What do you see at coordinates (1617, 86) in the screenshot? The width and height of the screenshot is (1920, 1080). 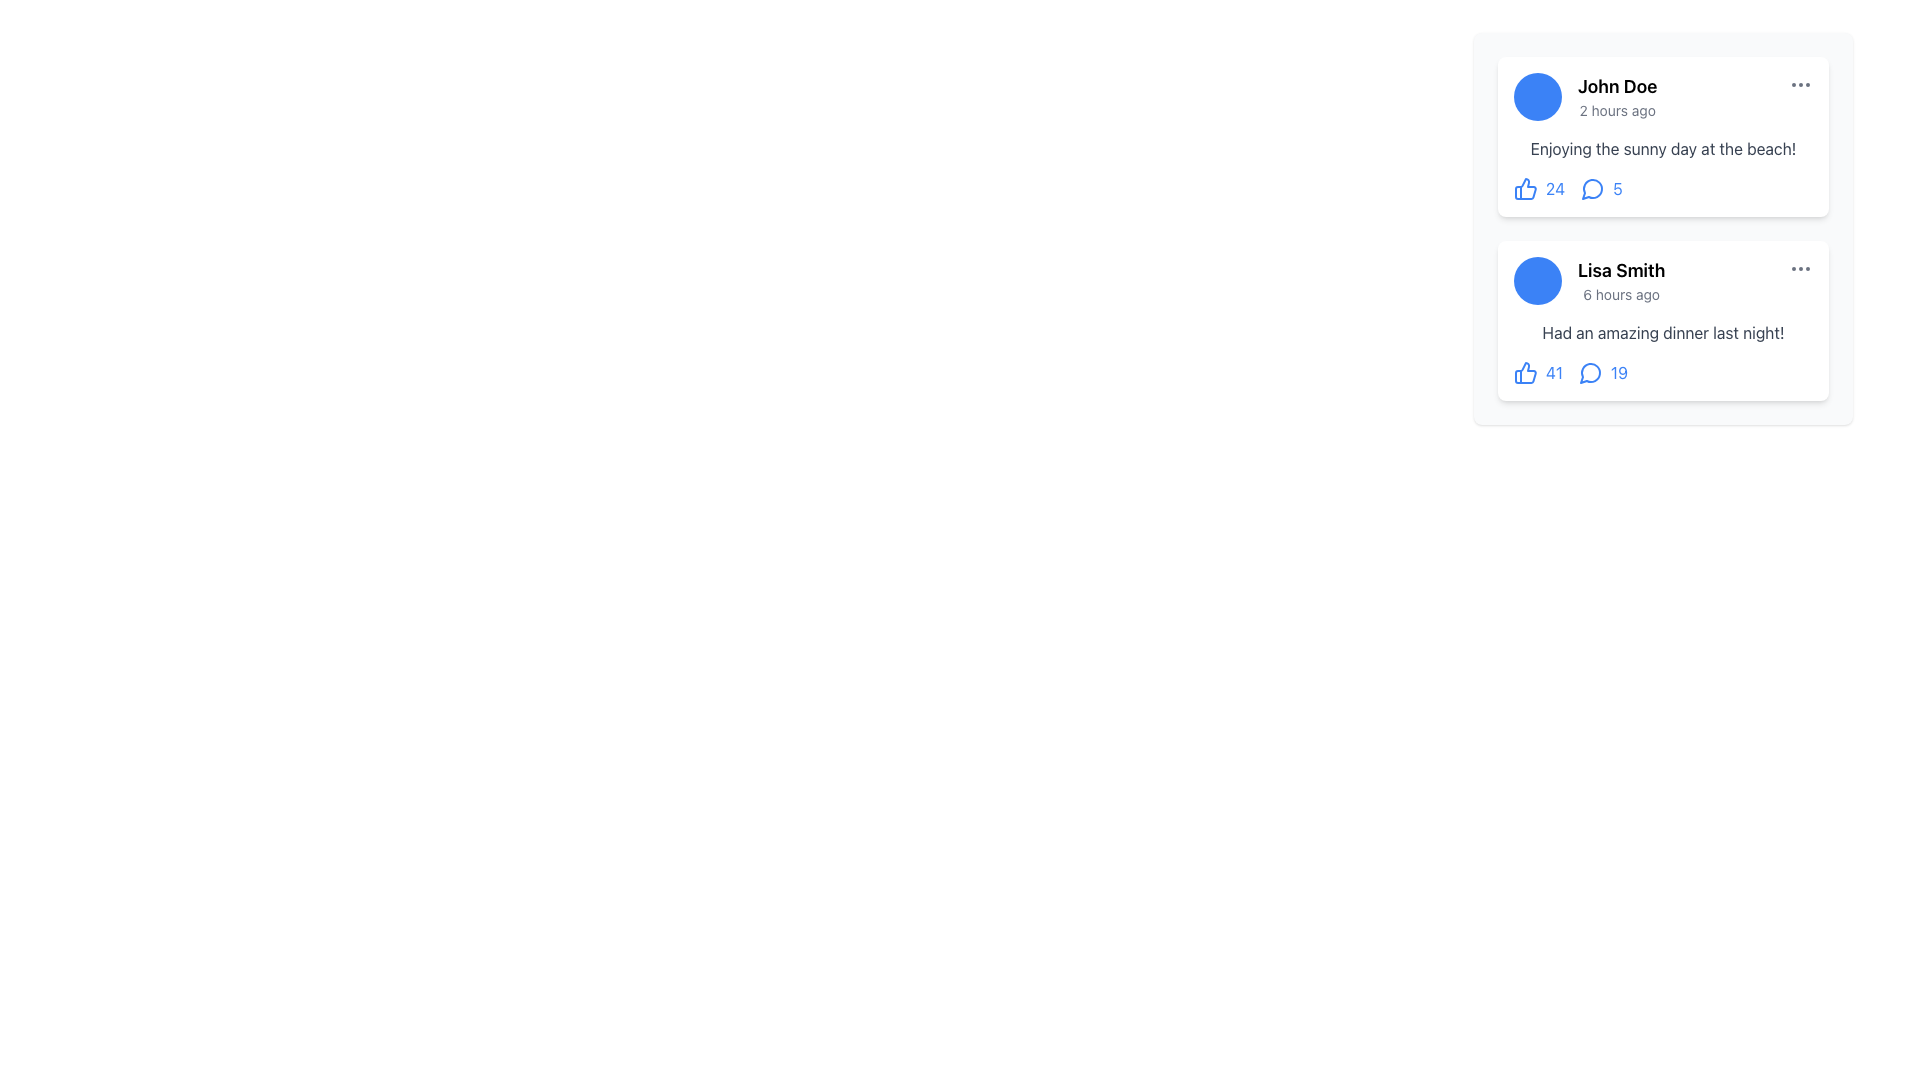 I see `the Text Label displaying 'John Doe', which is located at the top-left corner of the first card in a vertical list of user posts, above the subtext '2 hours ago'` at bounding box center [1617, 86].